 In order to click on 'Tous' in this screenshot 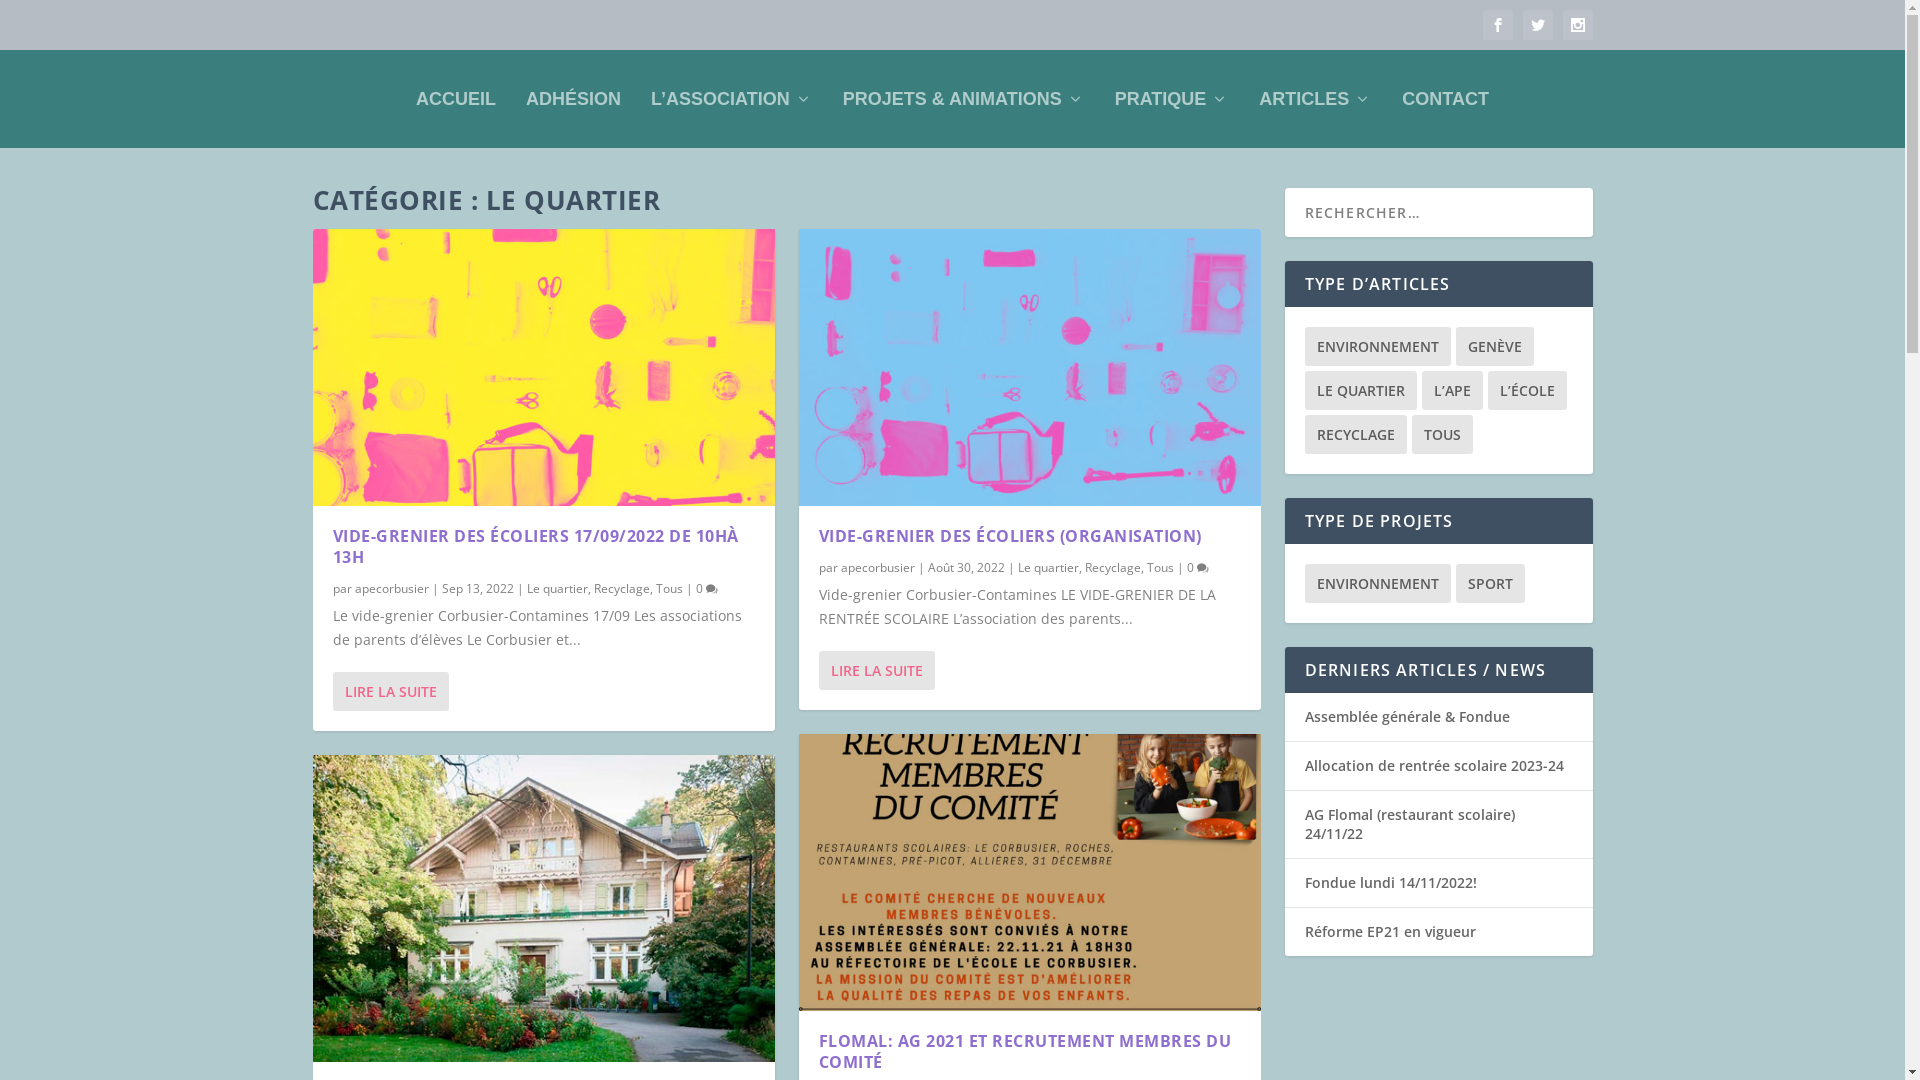, I will do `click(669, 587)`.